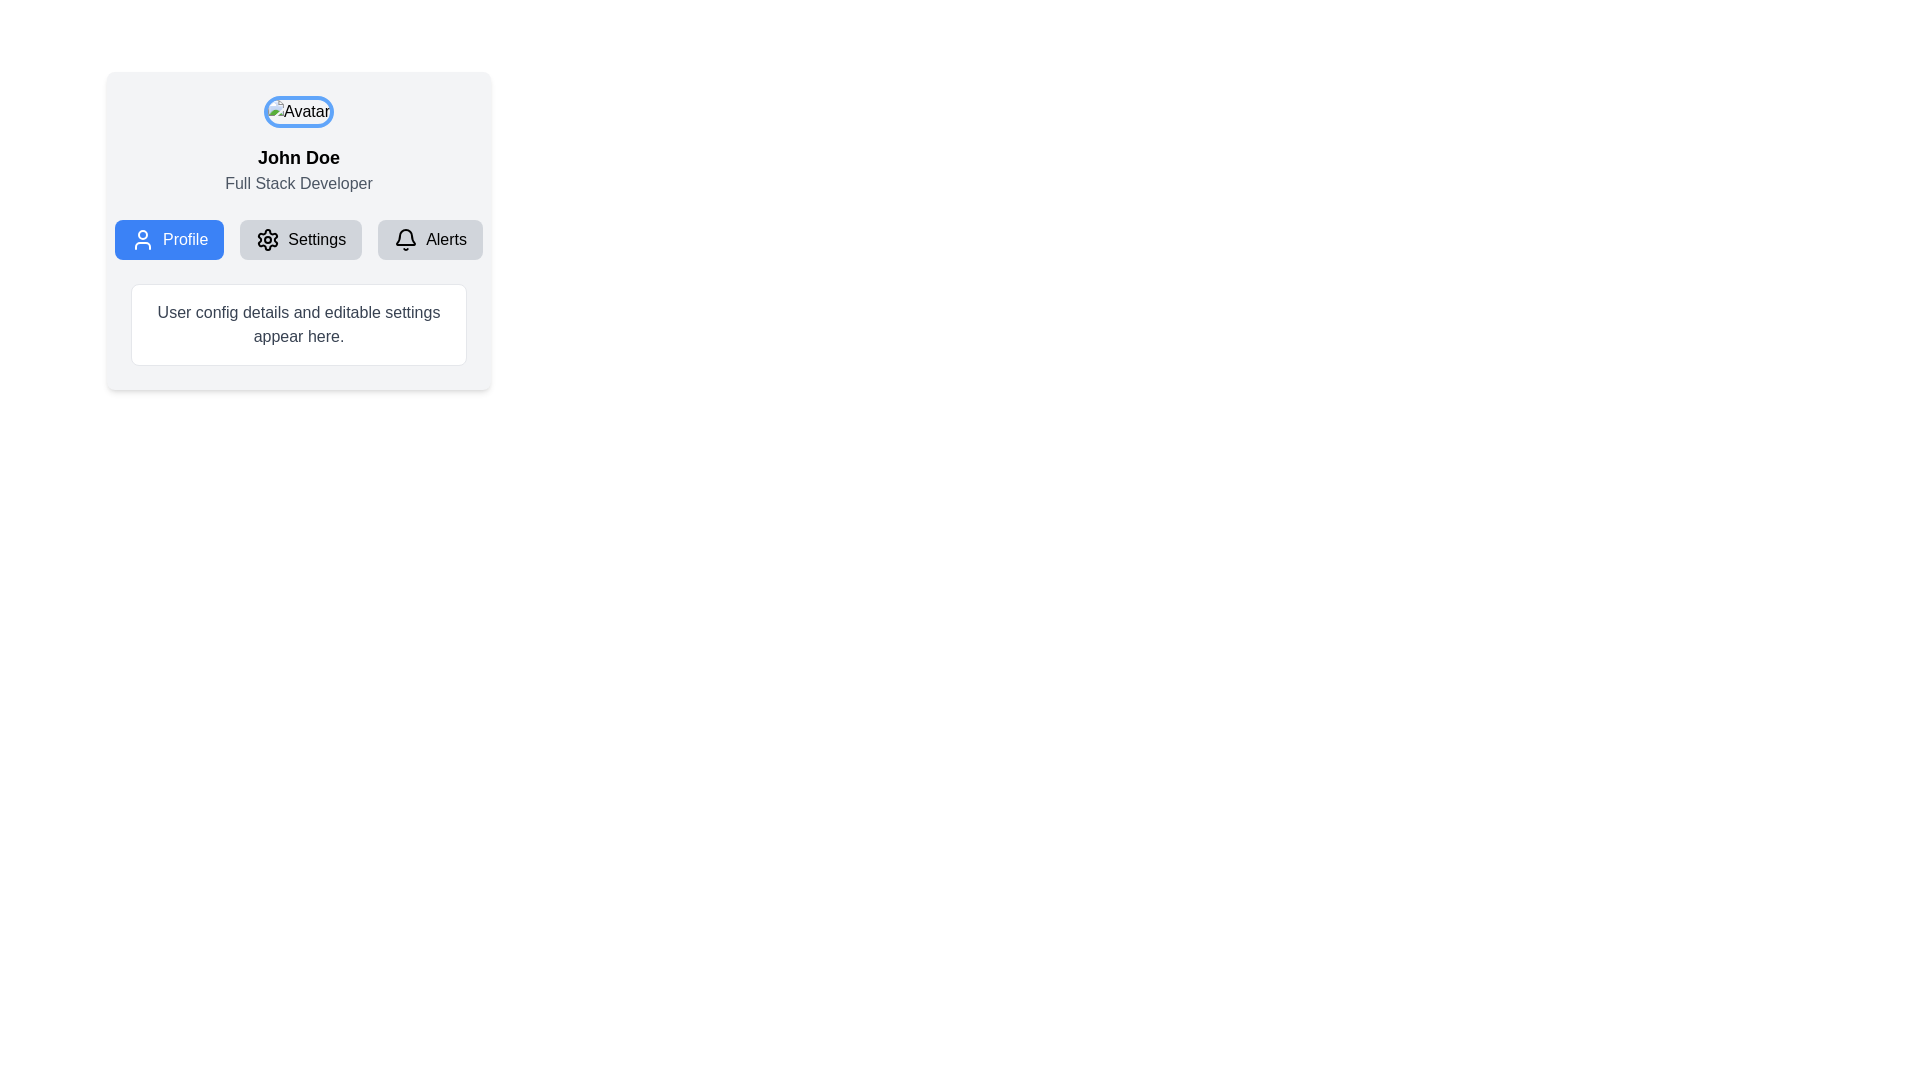 This screenshot has height=1080, width=1920. What do you see at coordinates (297, 157) in the screenshot?
I see `the static text element displaying the user's name, which is centrally aligned above the text 'Full Stack Developer' and located beneath an avatar image` at bounding box center [297, 157].